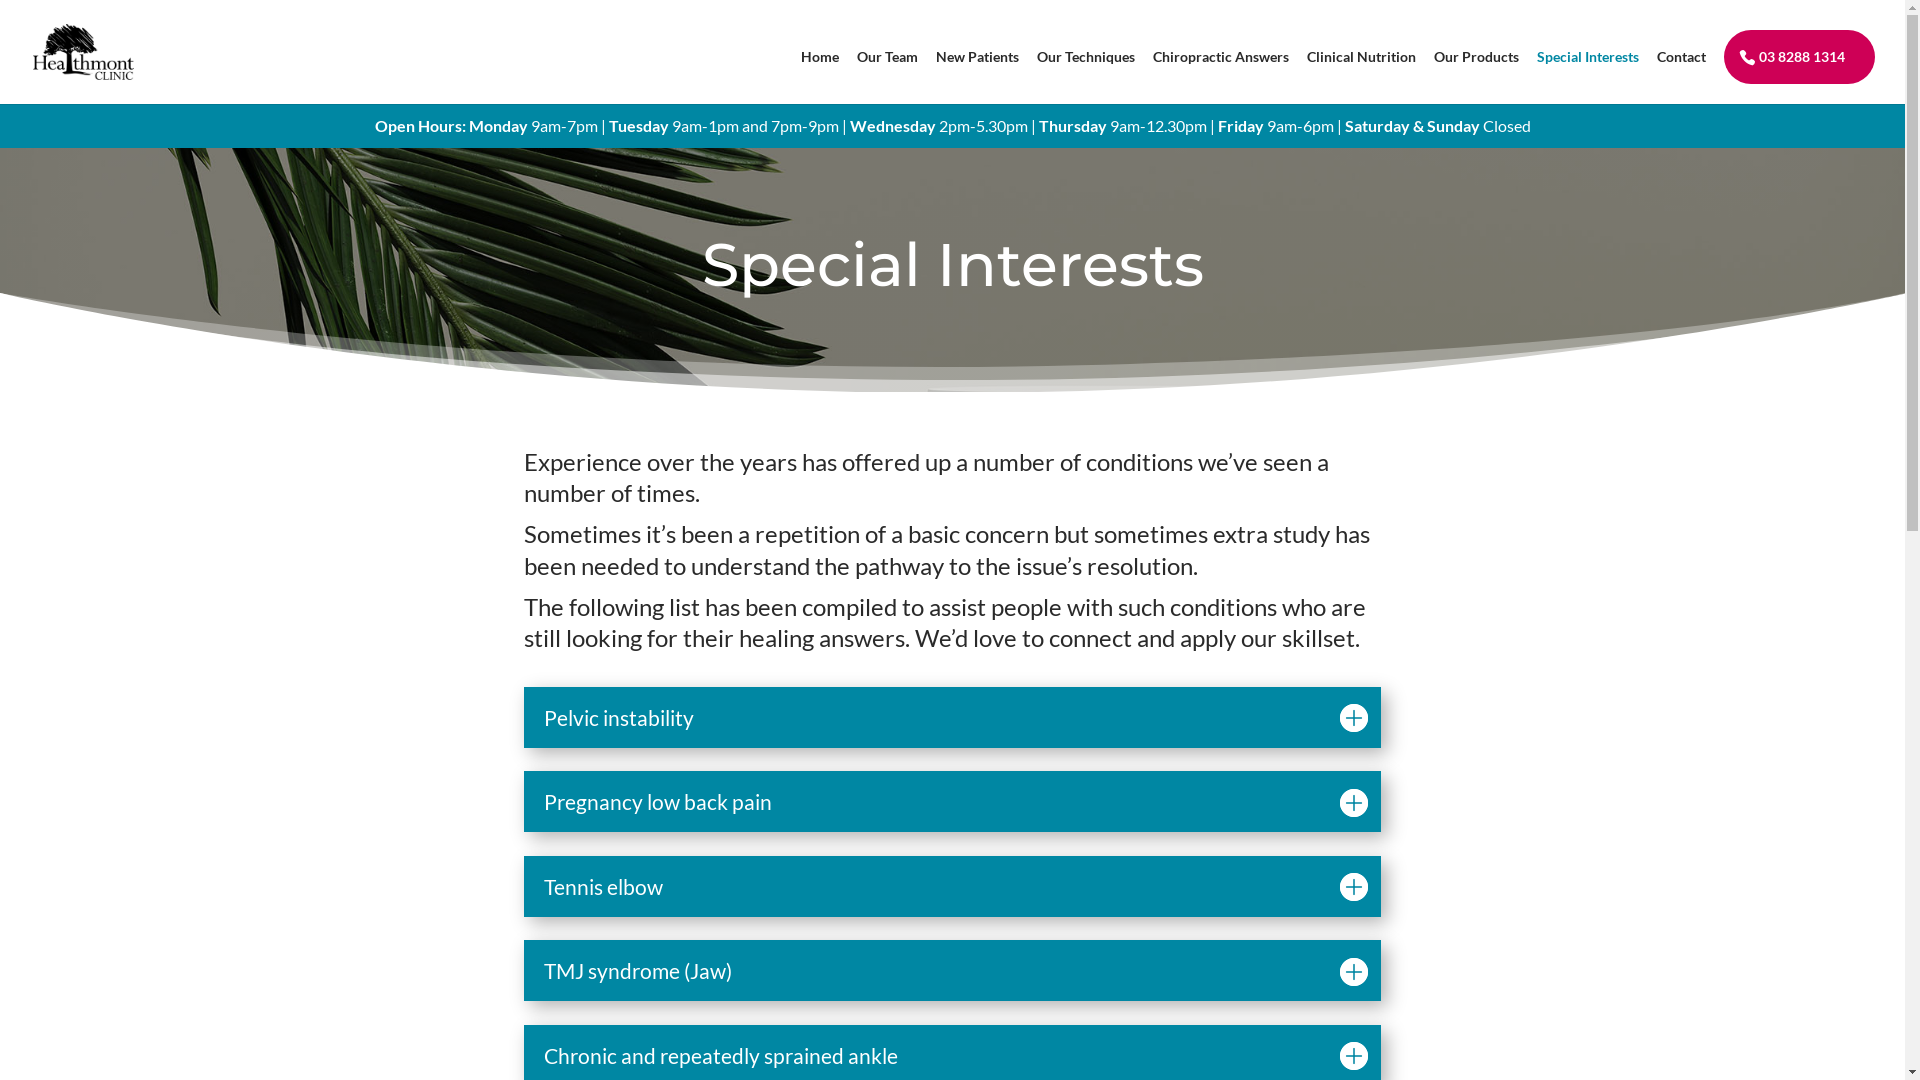 The width and height of the screenshot is (1920, 1080). What do you see at coordinates (1219, 71) in the screenshot?
I see `'Chiropractic Answers'` at bounding box center [1219, 71].